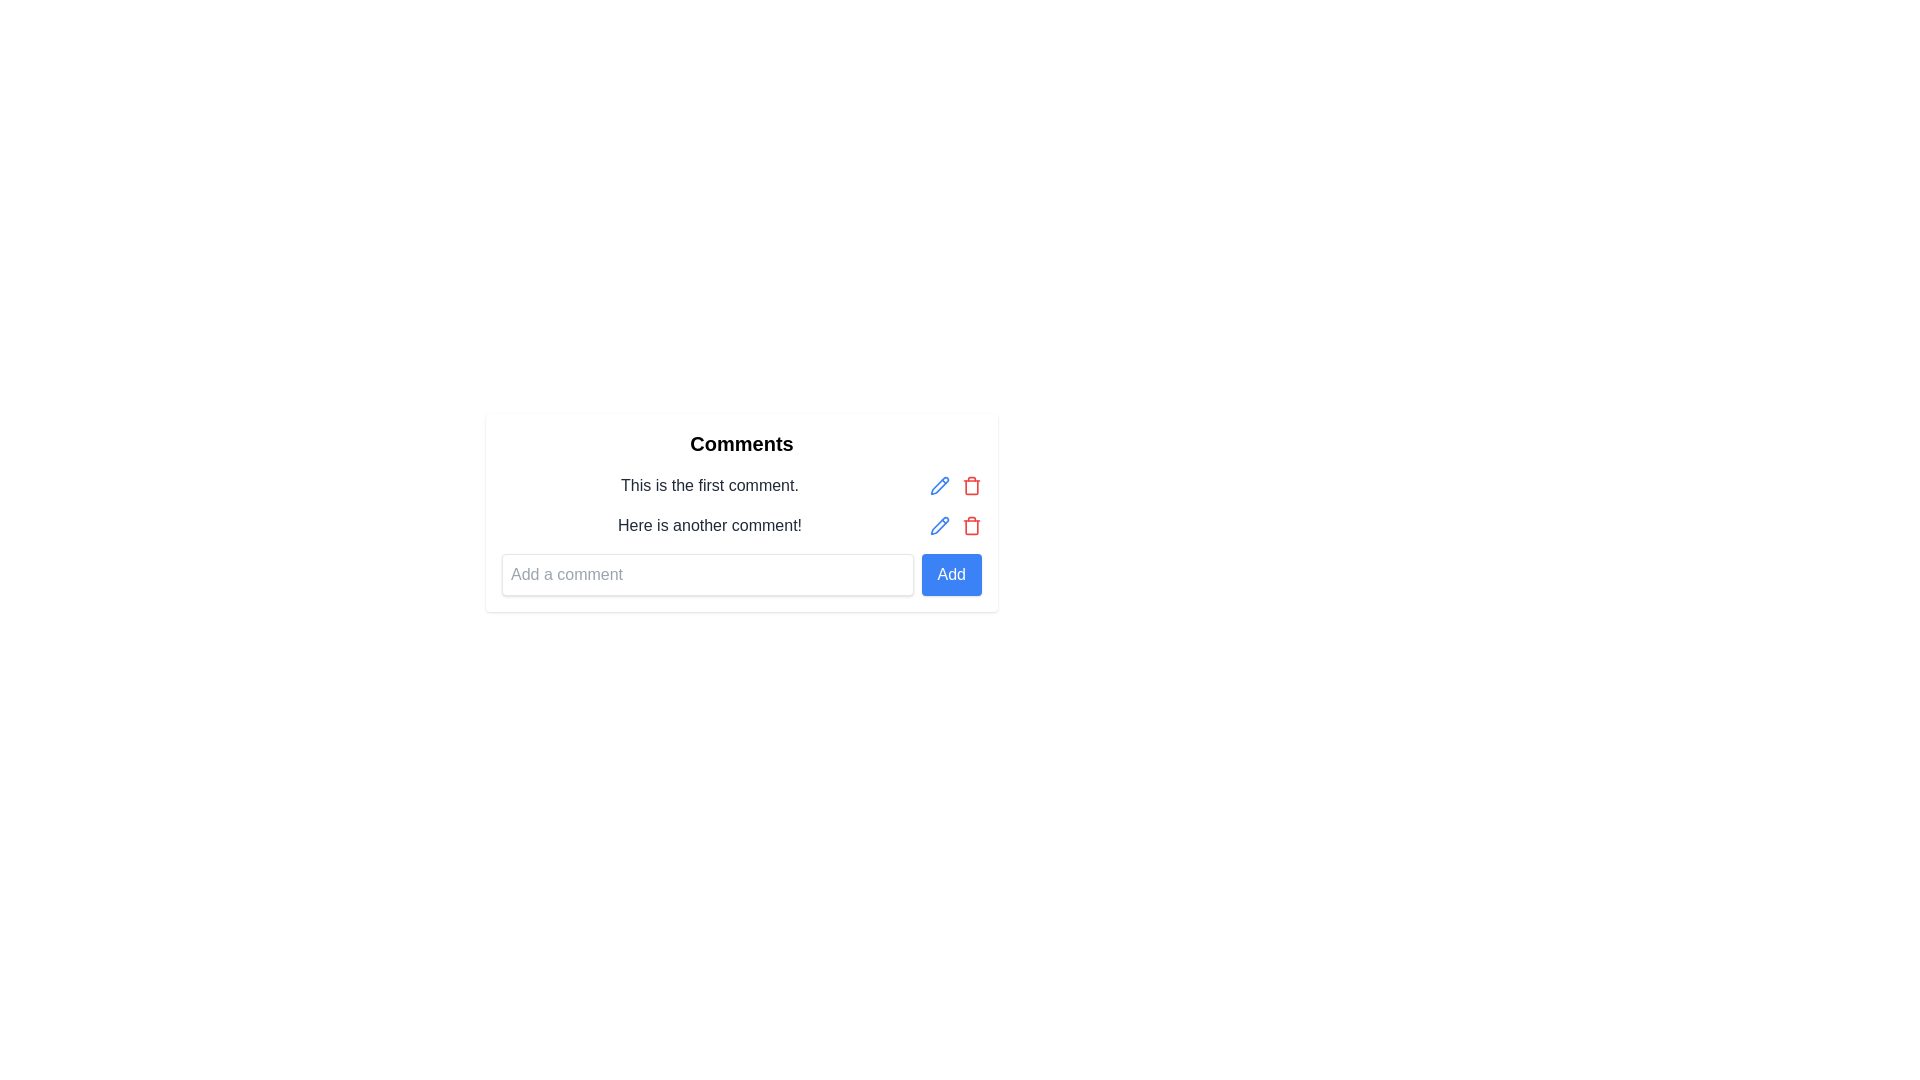 The width and height of the screenshot is (1920, 1080). What do you see at coordinates (939, 486) in the screenshot?
I see `the edit button, which is the second icon in the inline group to the right of 'This is the first comment.' and before the red trash can icon, to initiate editing` at bounding box center [939, 486].